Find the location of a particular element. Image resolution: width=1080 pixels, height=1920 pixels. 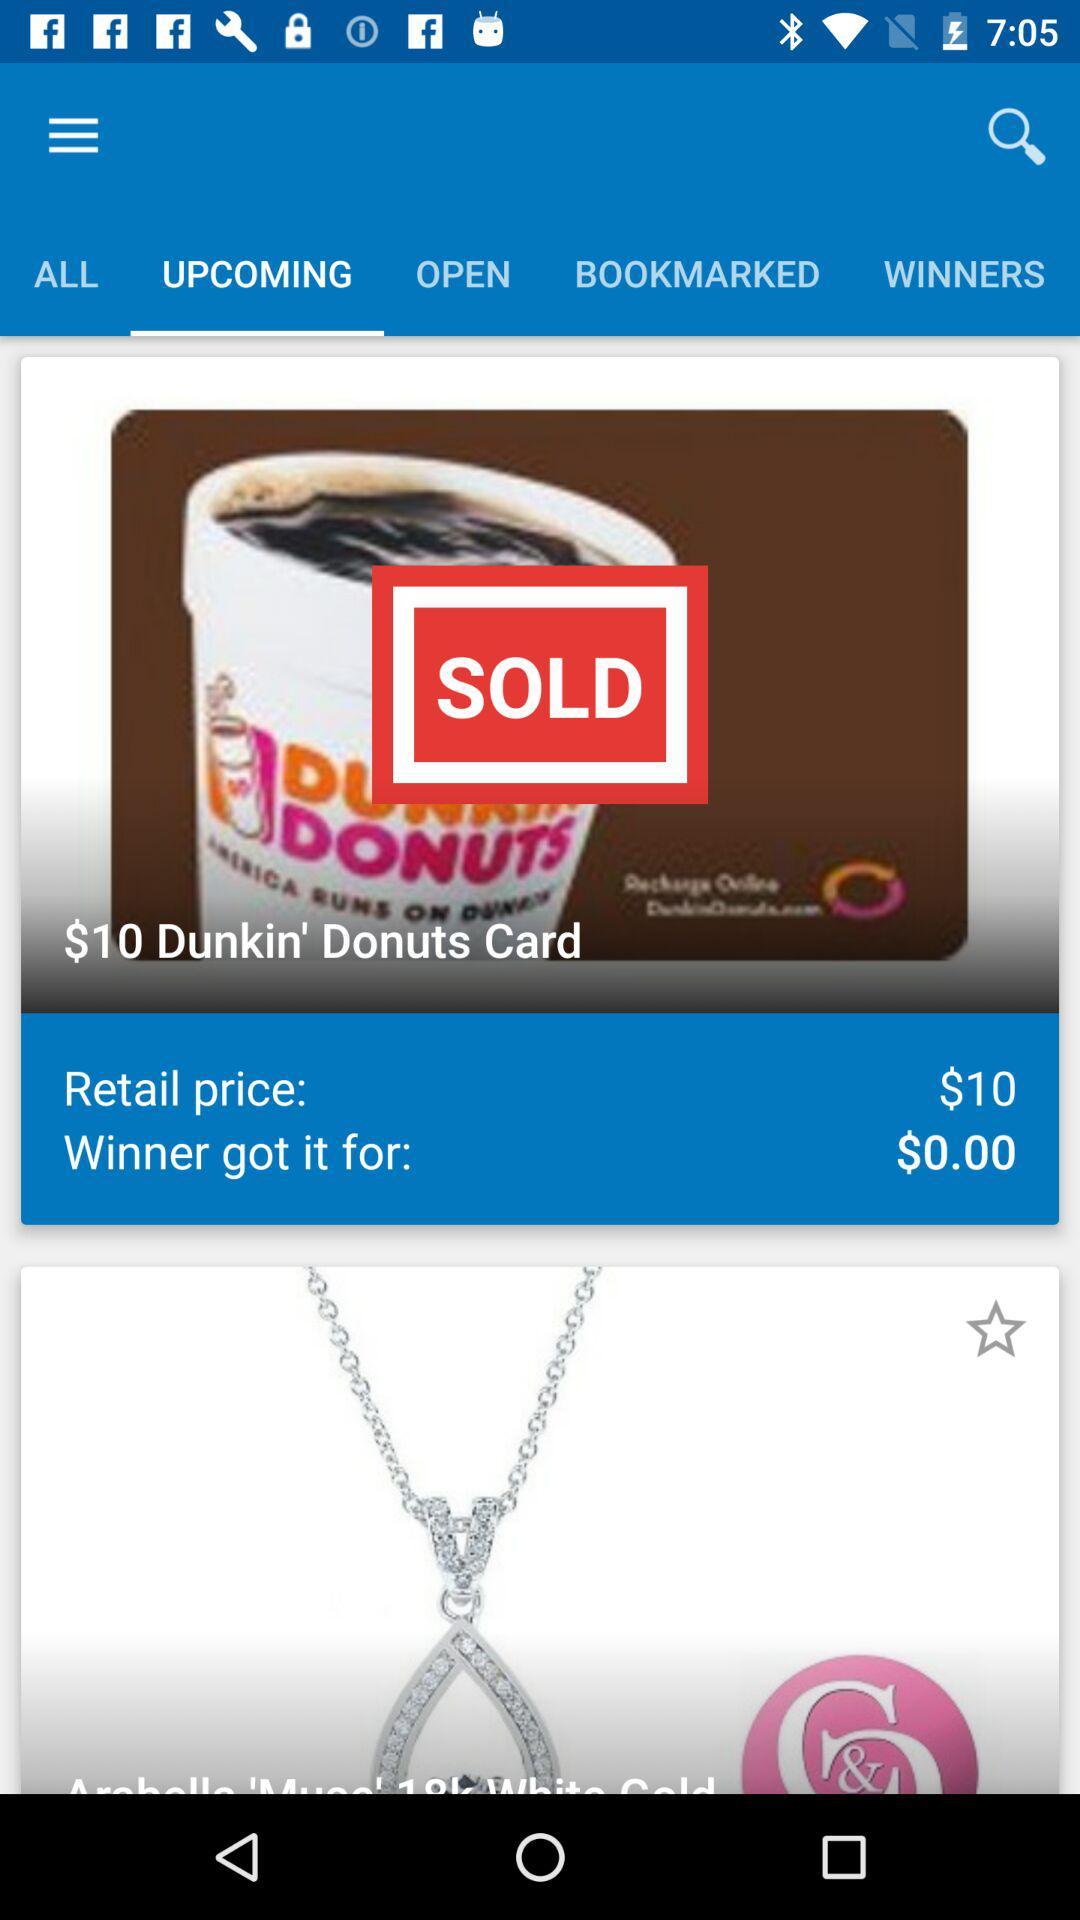

icon above all icon is located at coordinates (72, 135).